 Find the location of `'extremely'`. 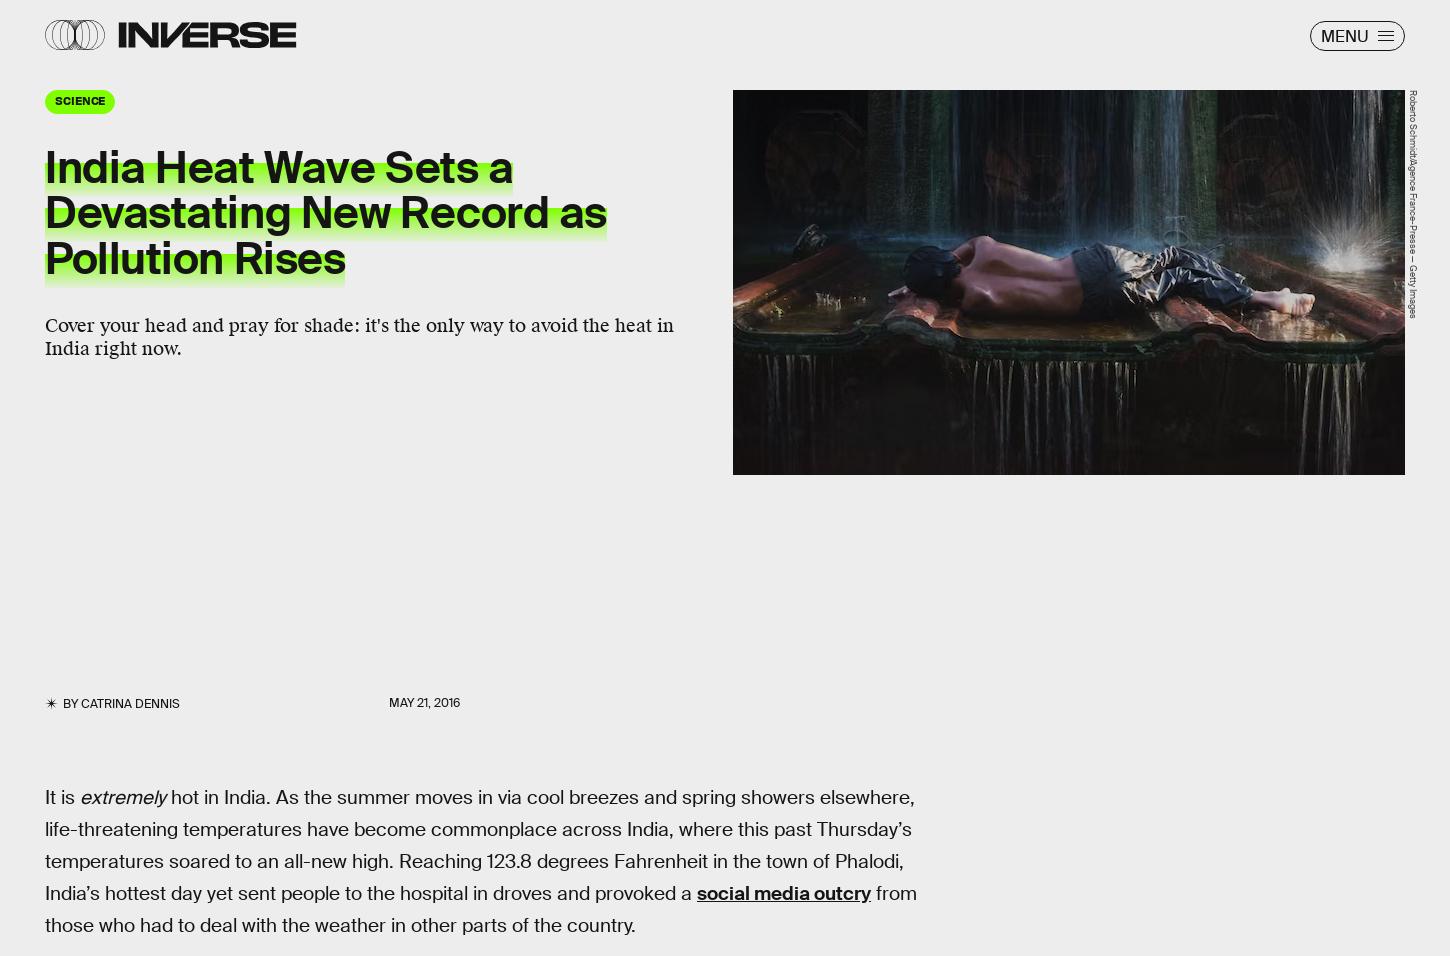

'extremely' is located at coordinates (121, 796).